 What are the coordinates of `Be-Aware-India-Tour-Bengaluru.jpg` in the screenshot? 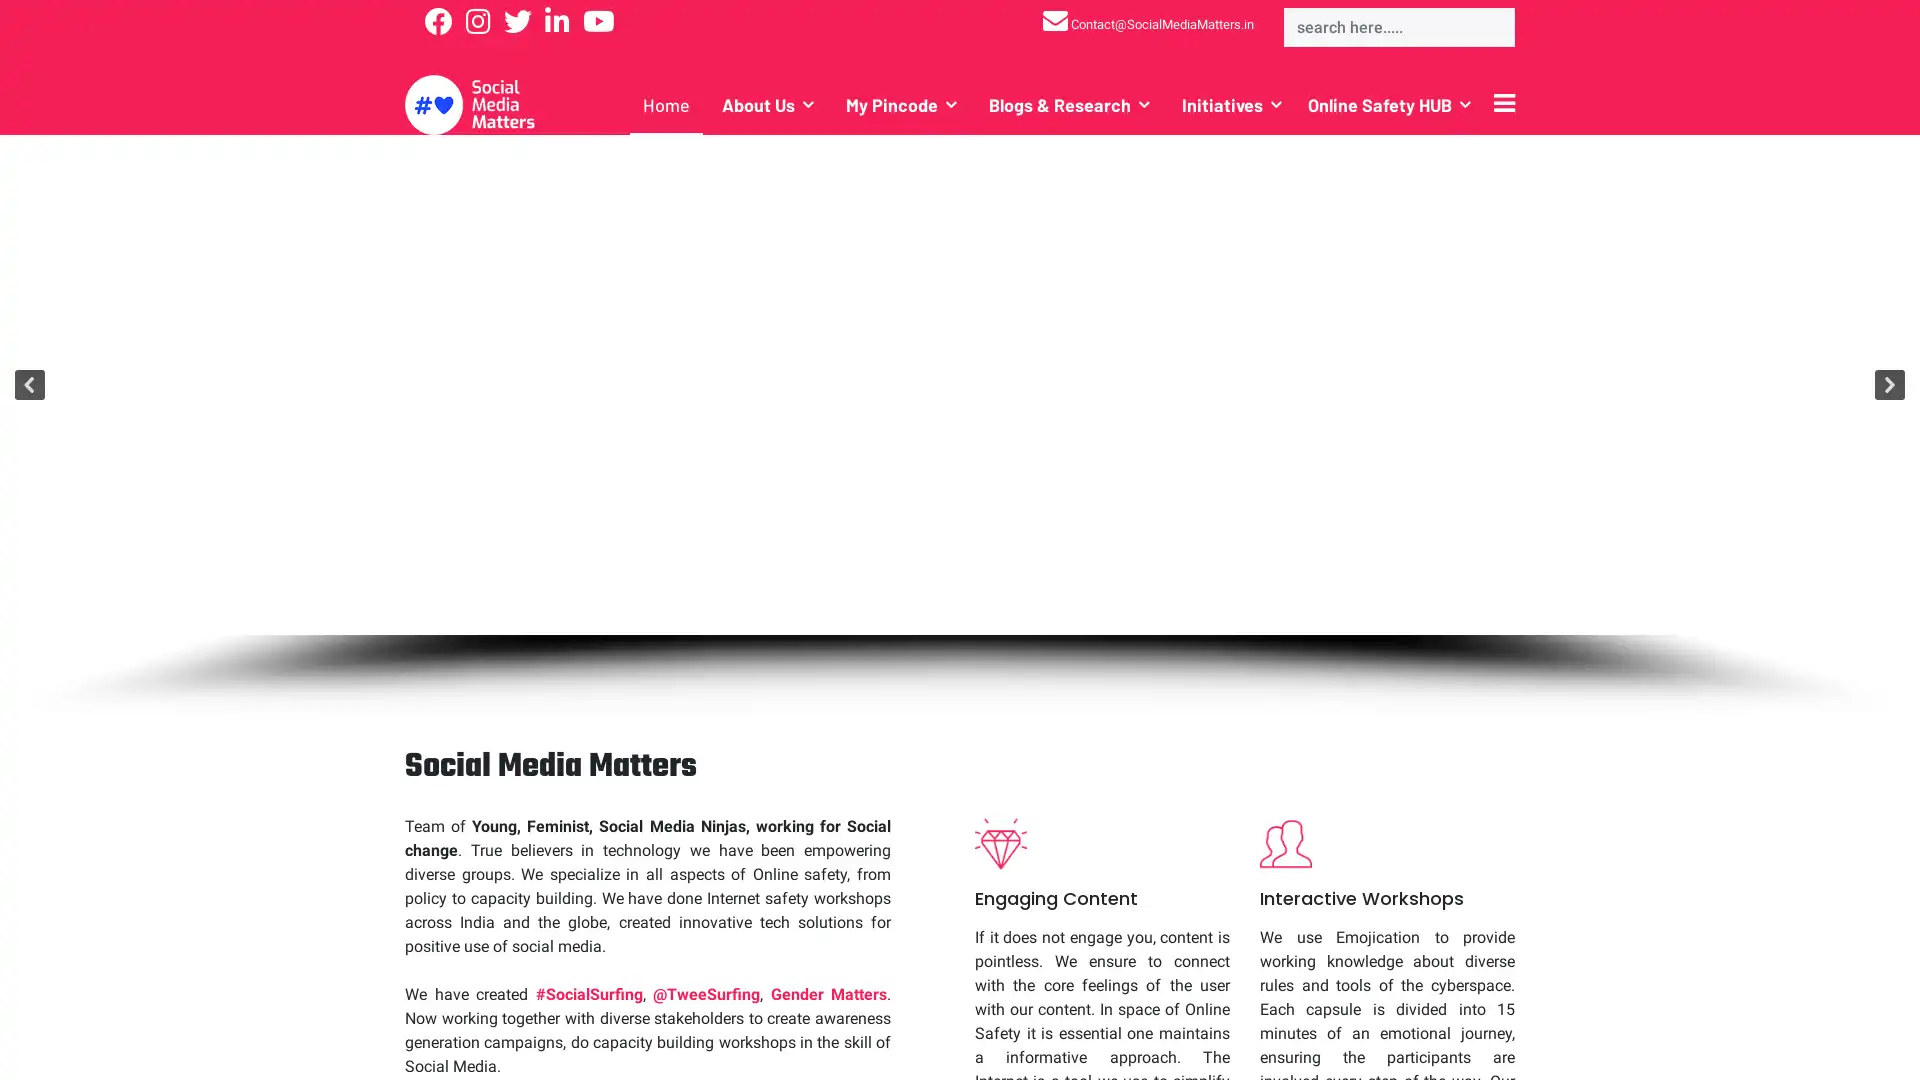 It's located at (896, 615).